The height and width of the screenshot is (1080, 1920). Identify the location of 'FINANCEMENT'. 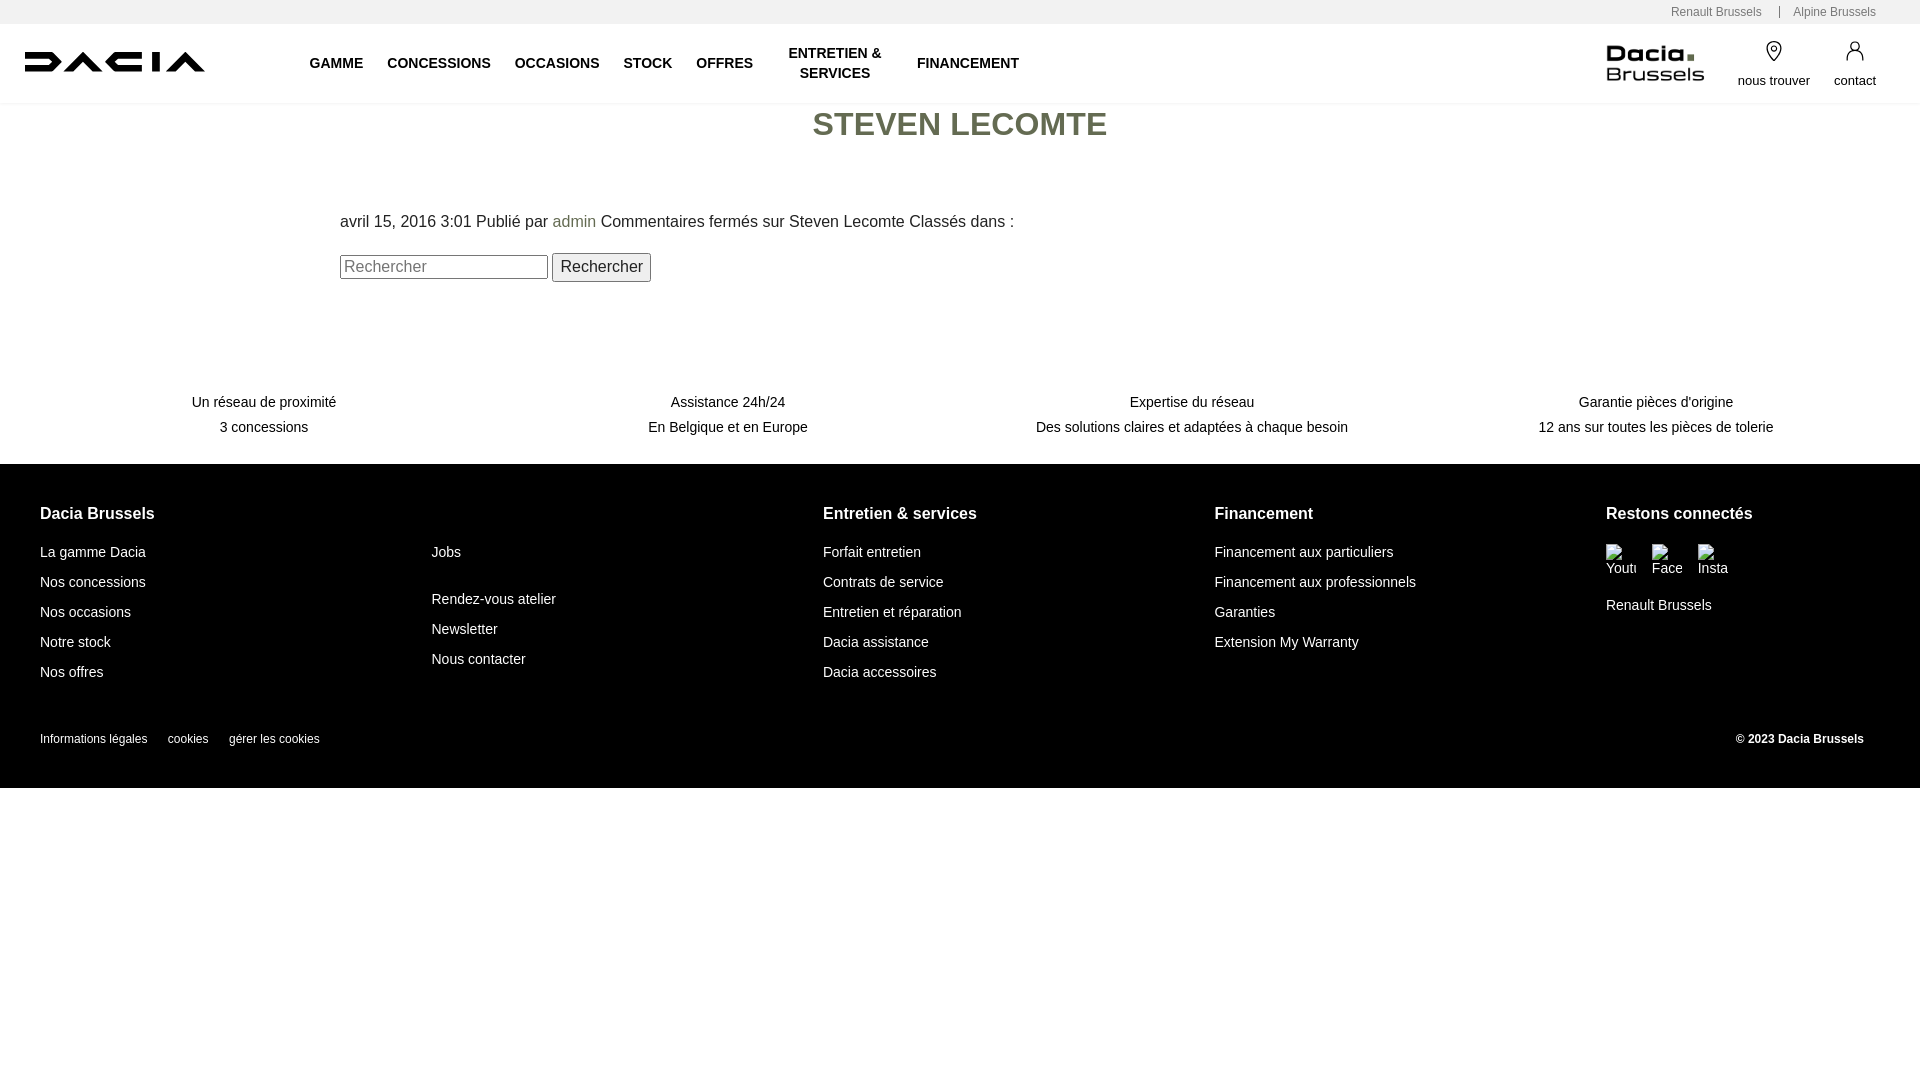
(968, 61).